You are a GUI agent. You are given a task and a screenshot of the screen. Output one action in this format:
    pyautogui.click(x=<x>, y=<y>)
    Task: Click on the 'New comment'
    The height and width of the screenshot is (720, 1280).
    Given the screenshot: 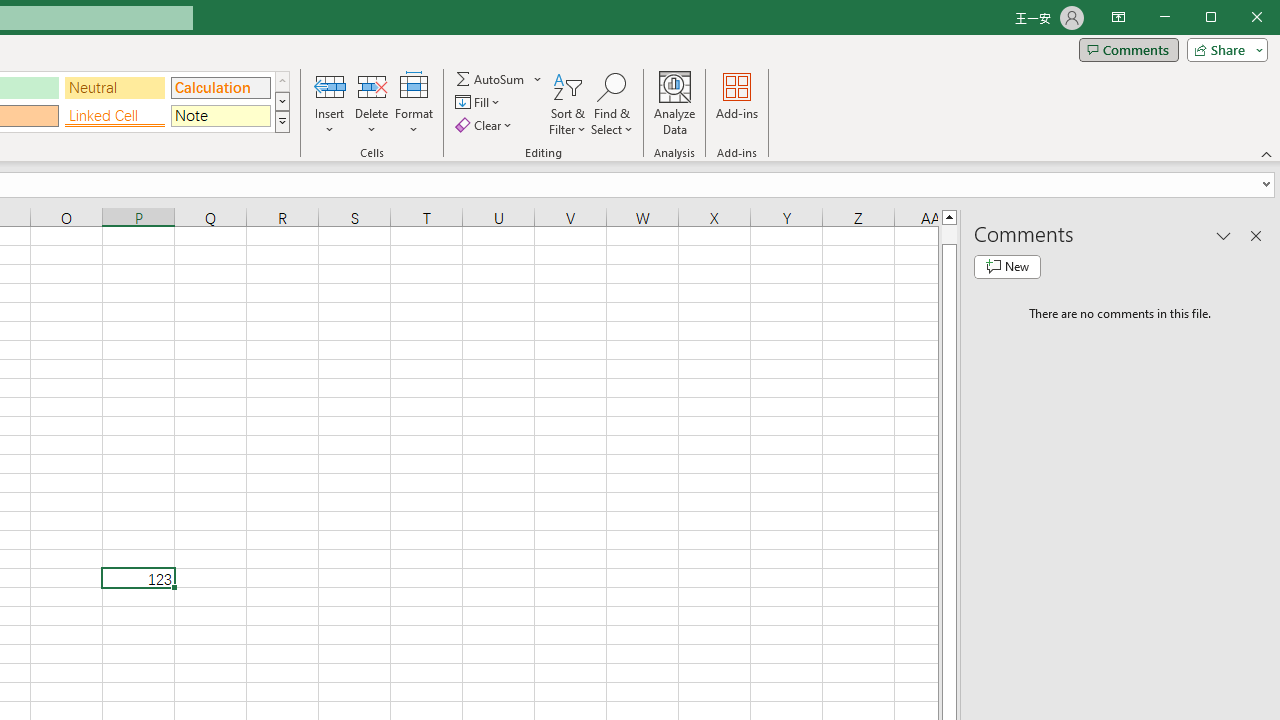 What is the action you would take?
    pyautogui.click(x=1007, y=266)
    